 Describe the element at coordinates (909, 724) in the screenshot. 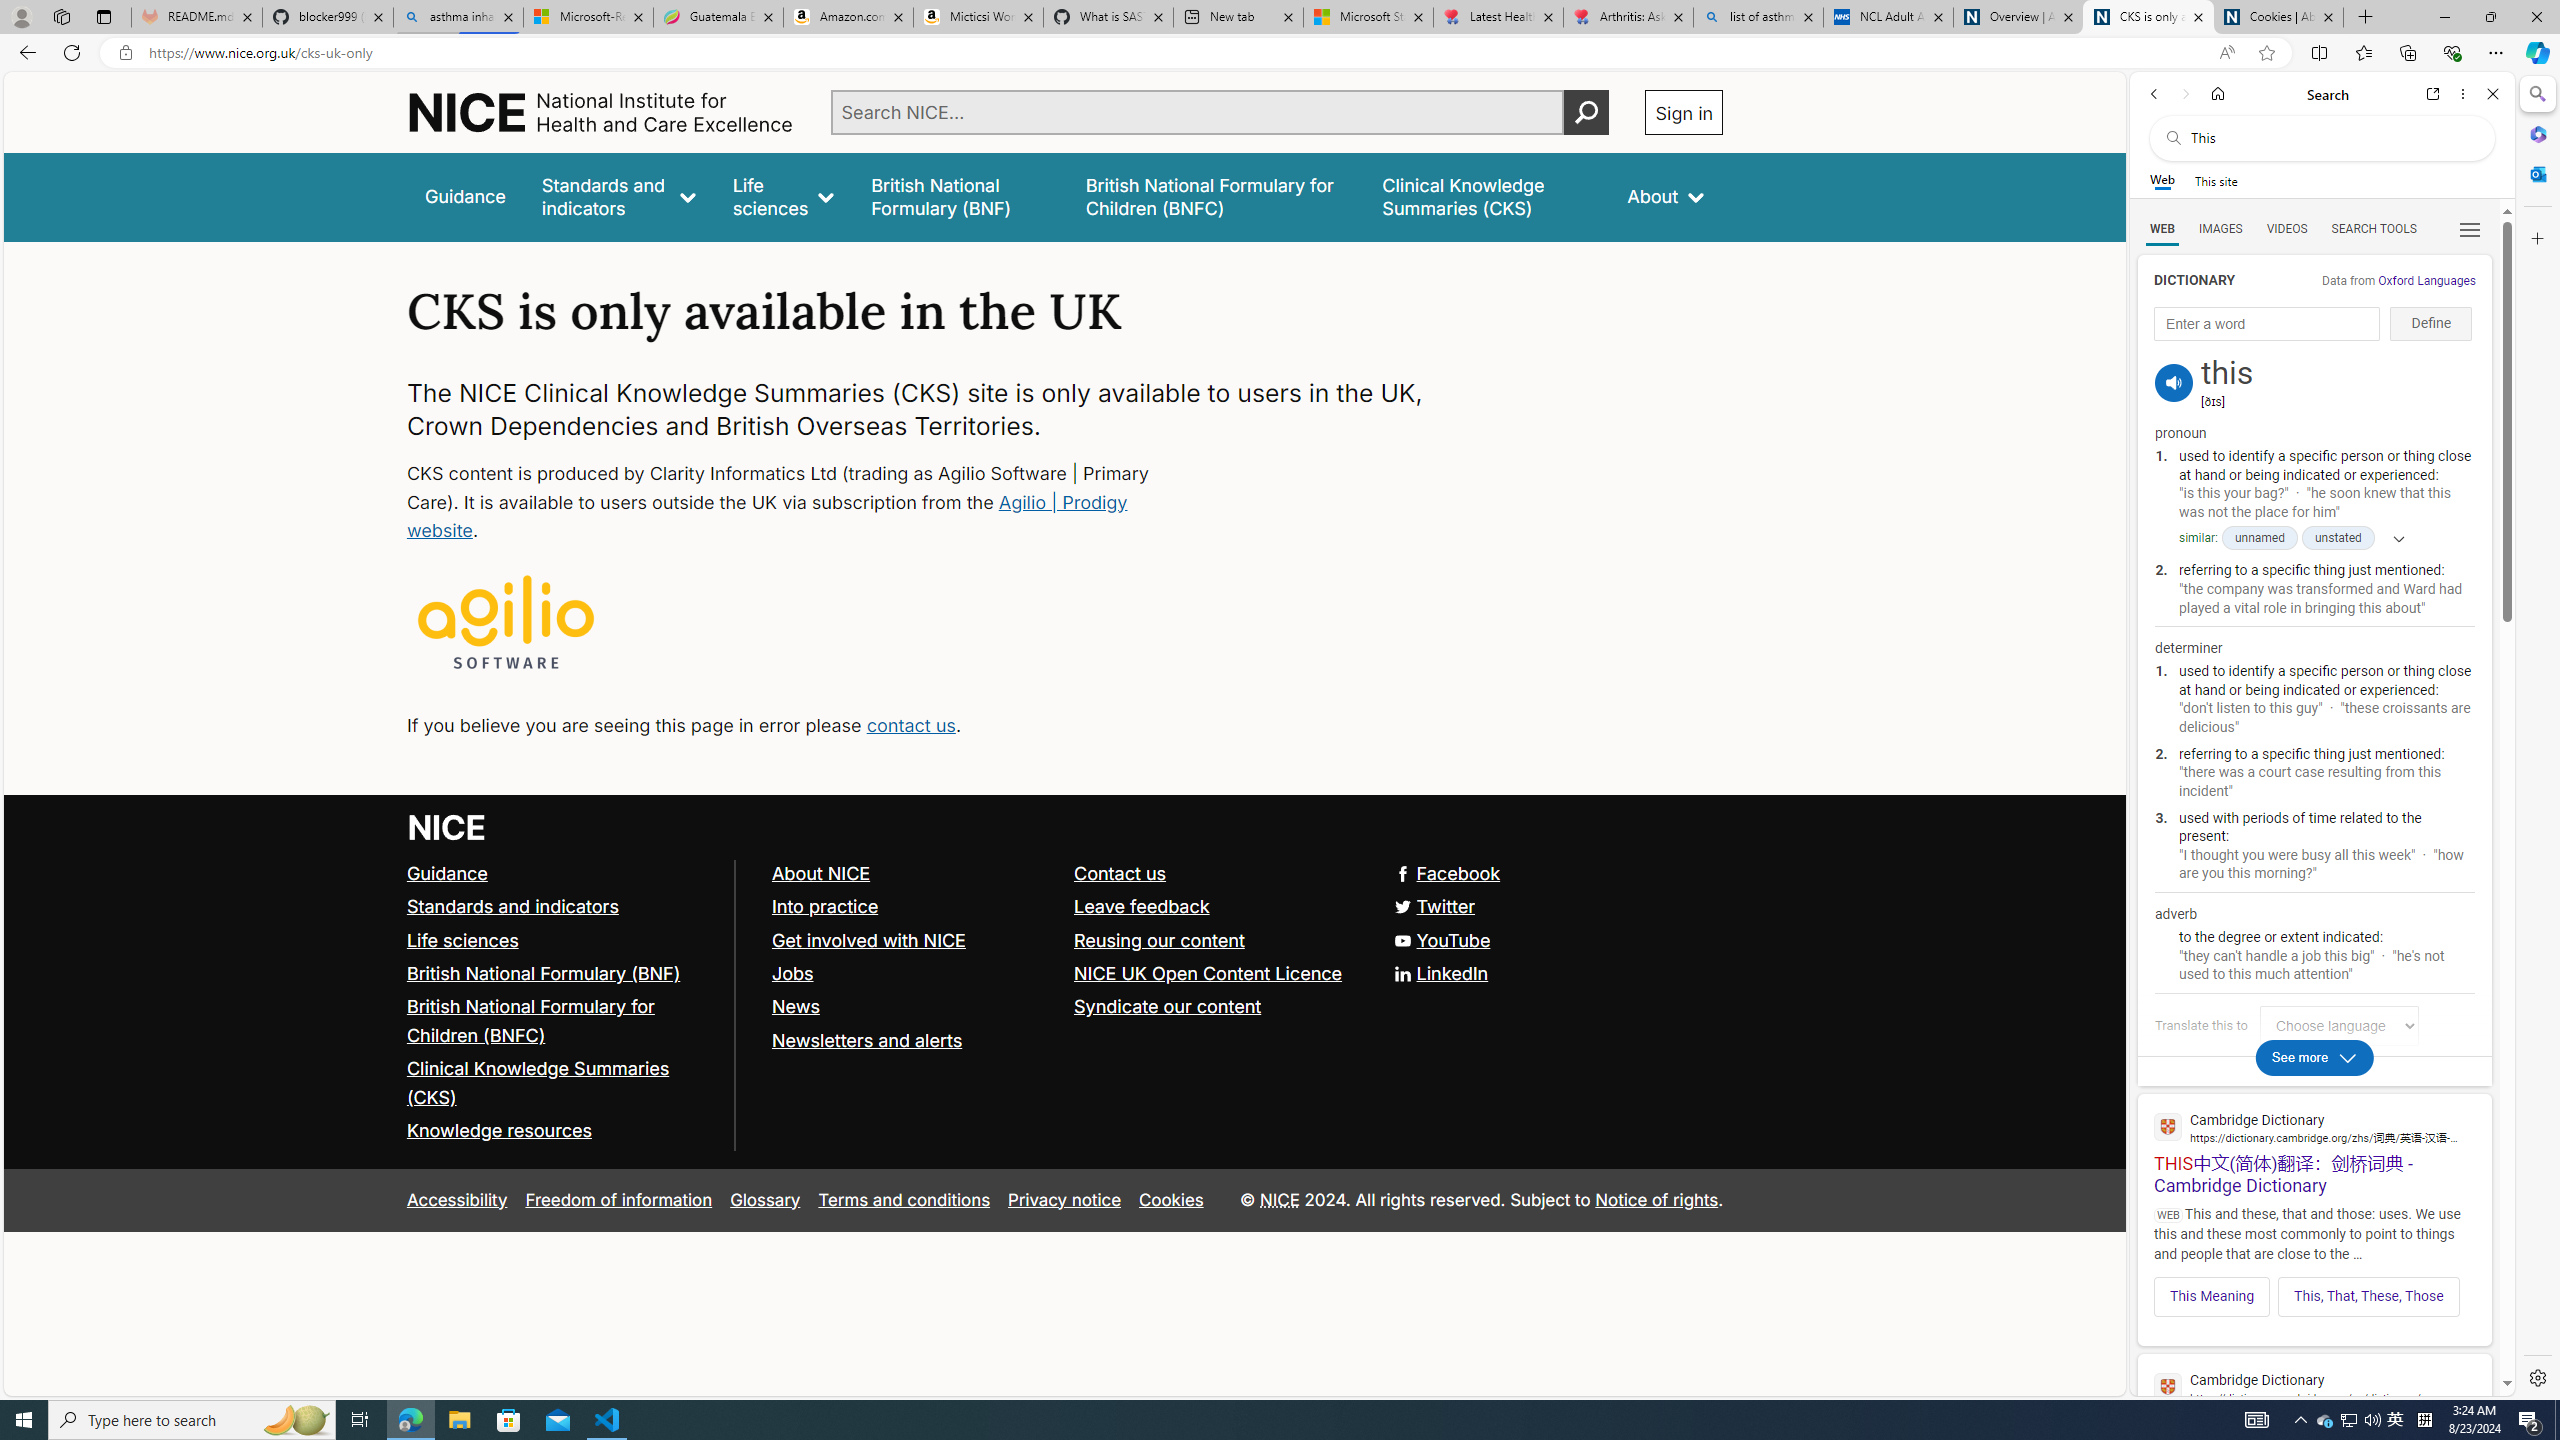

I see `'contact us'` at that location.